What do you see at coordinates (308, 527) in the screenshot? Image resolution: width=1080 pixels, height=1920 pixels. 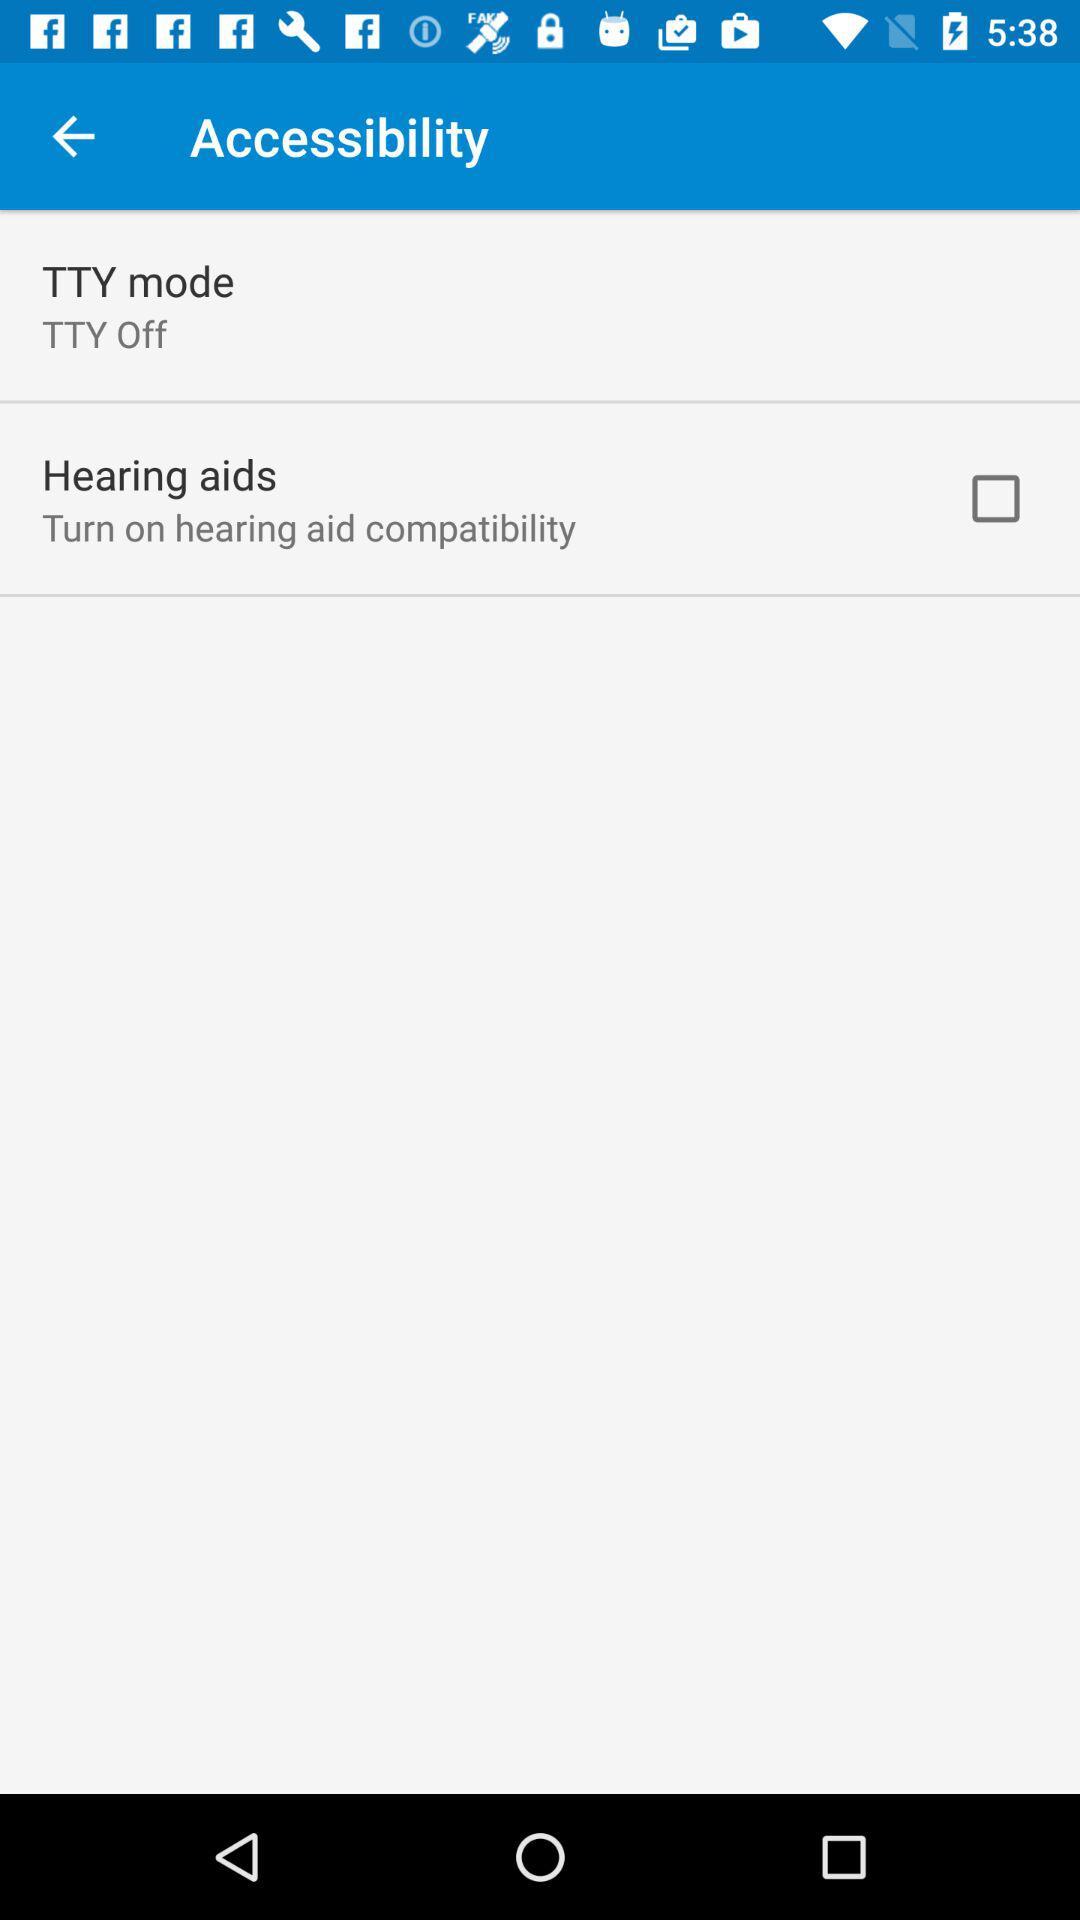 I see `the turn on hearing icon` at bounding box center [308, 527].